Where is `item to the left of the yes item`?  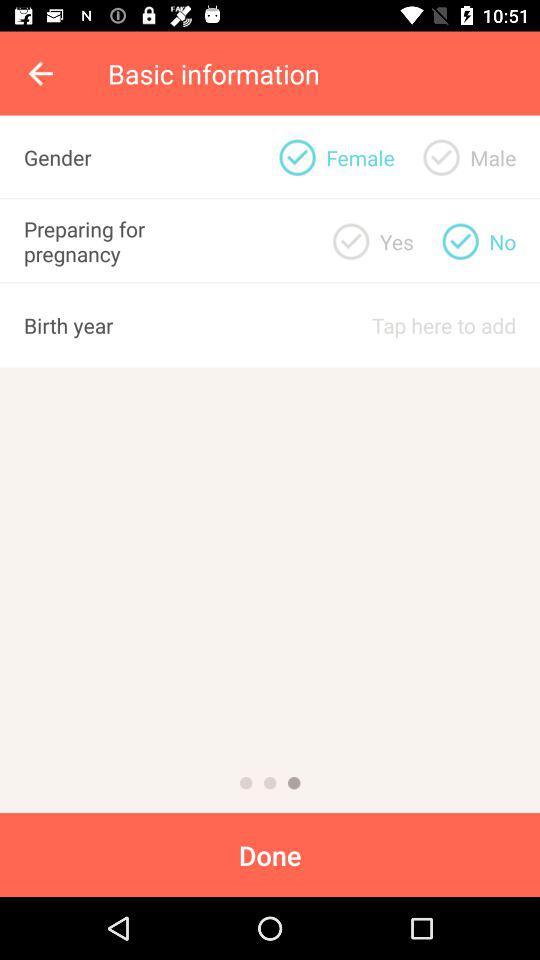
item to the left of the yes item is located at coordinates (296, 156).